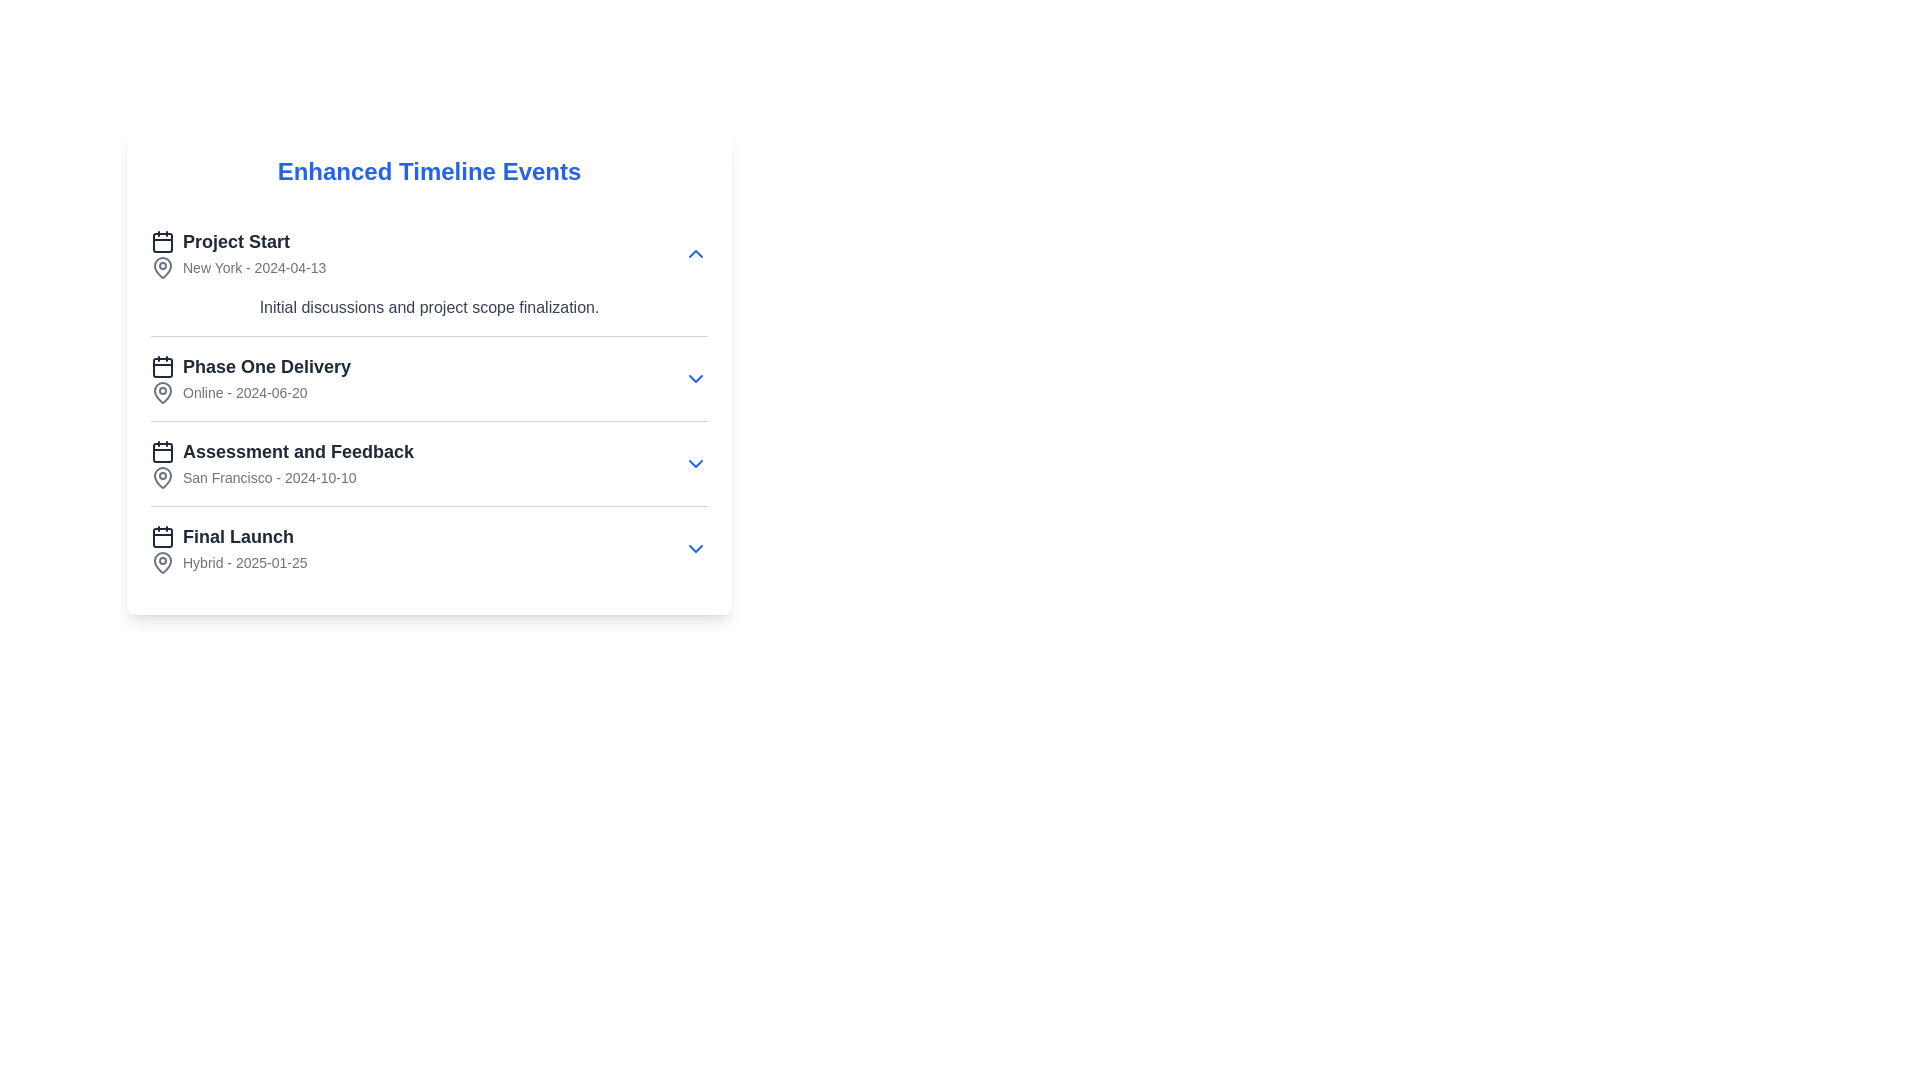  What do you see at coordinates (229, 548) in the screenshot?
I see `the 'Final Launch' informational block located below the 'Assessment and Feedback' section` at bounding box center [229, 548].